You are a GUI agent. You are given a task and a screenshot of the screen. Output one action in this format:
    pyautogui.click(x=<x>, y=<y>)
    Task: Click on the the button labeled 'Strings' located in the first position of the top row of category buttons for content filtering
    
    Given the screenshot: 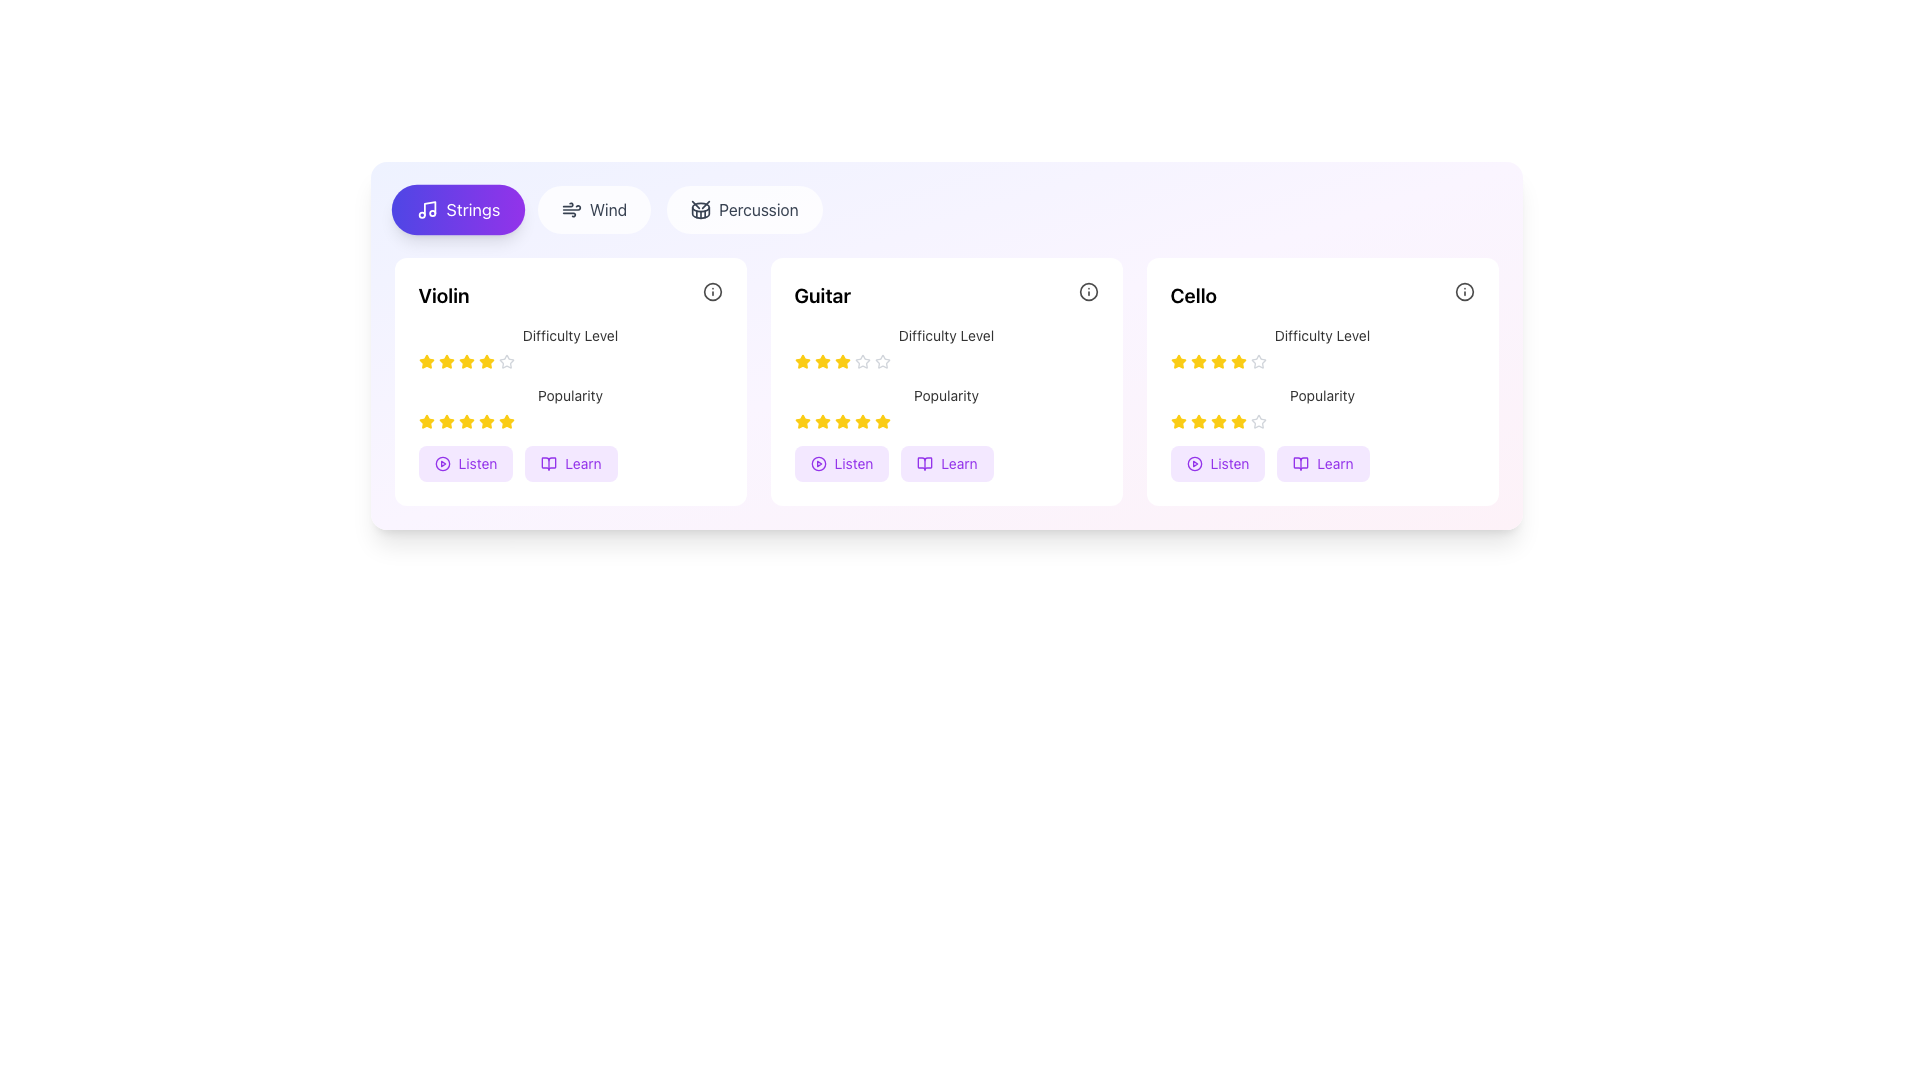 What is the action you would take?
    pyautogui.click(x=471, y=209)
    